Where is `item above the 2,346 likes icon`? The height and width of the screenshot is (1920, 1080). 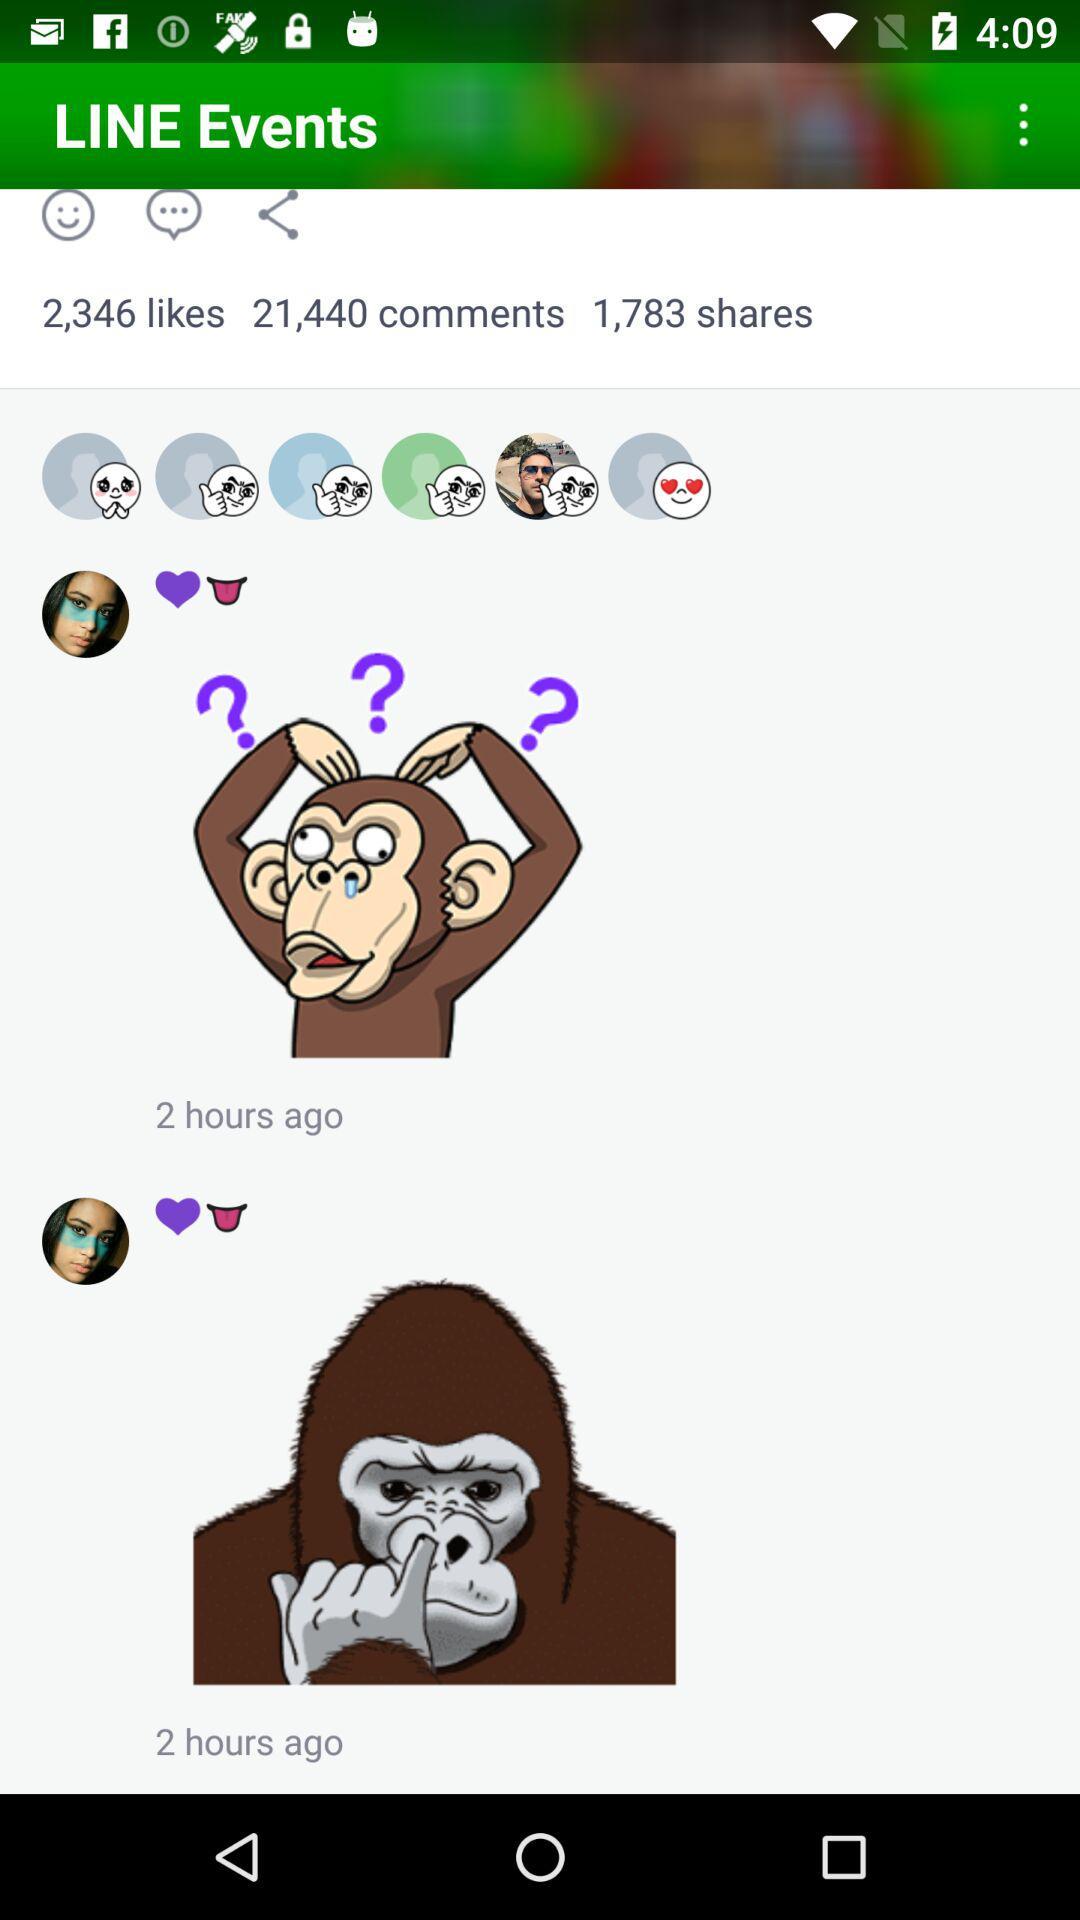
item above the 2,346 likes icon is located at coordinates (278, 214).